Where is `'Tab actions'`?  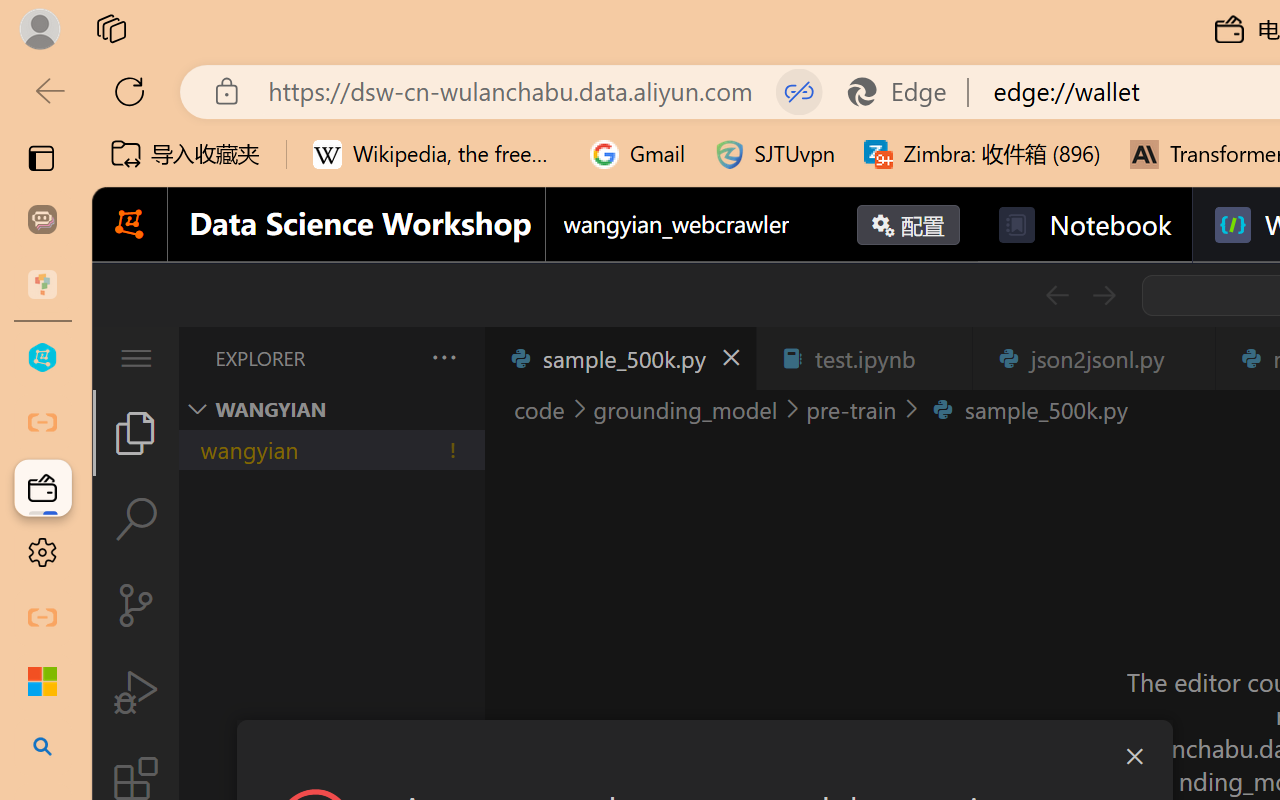
'Tab actions' is located at coordinates (1188, 358).